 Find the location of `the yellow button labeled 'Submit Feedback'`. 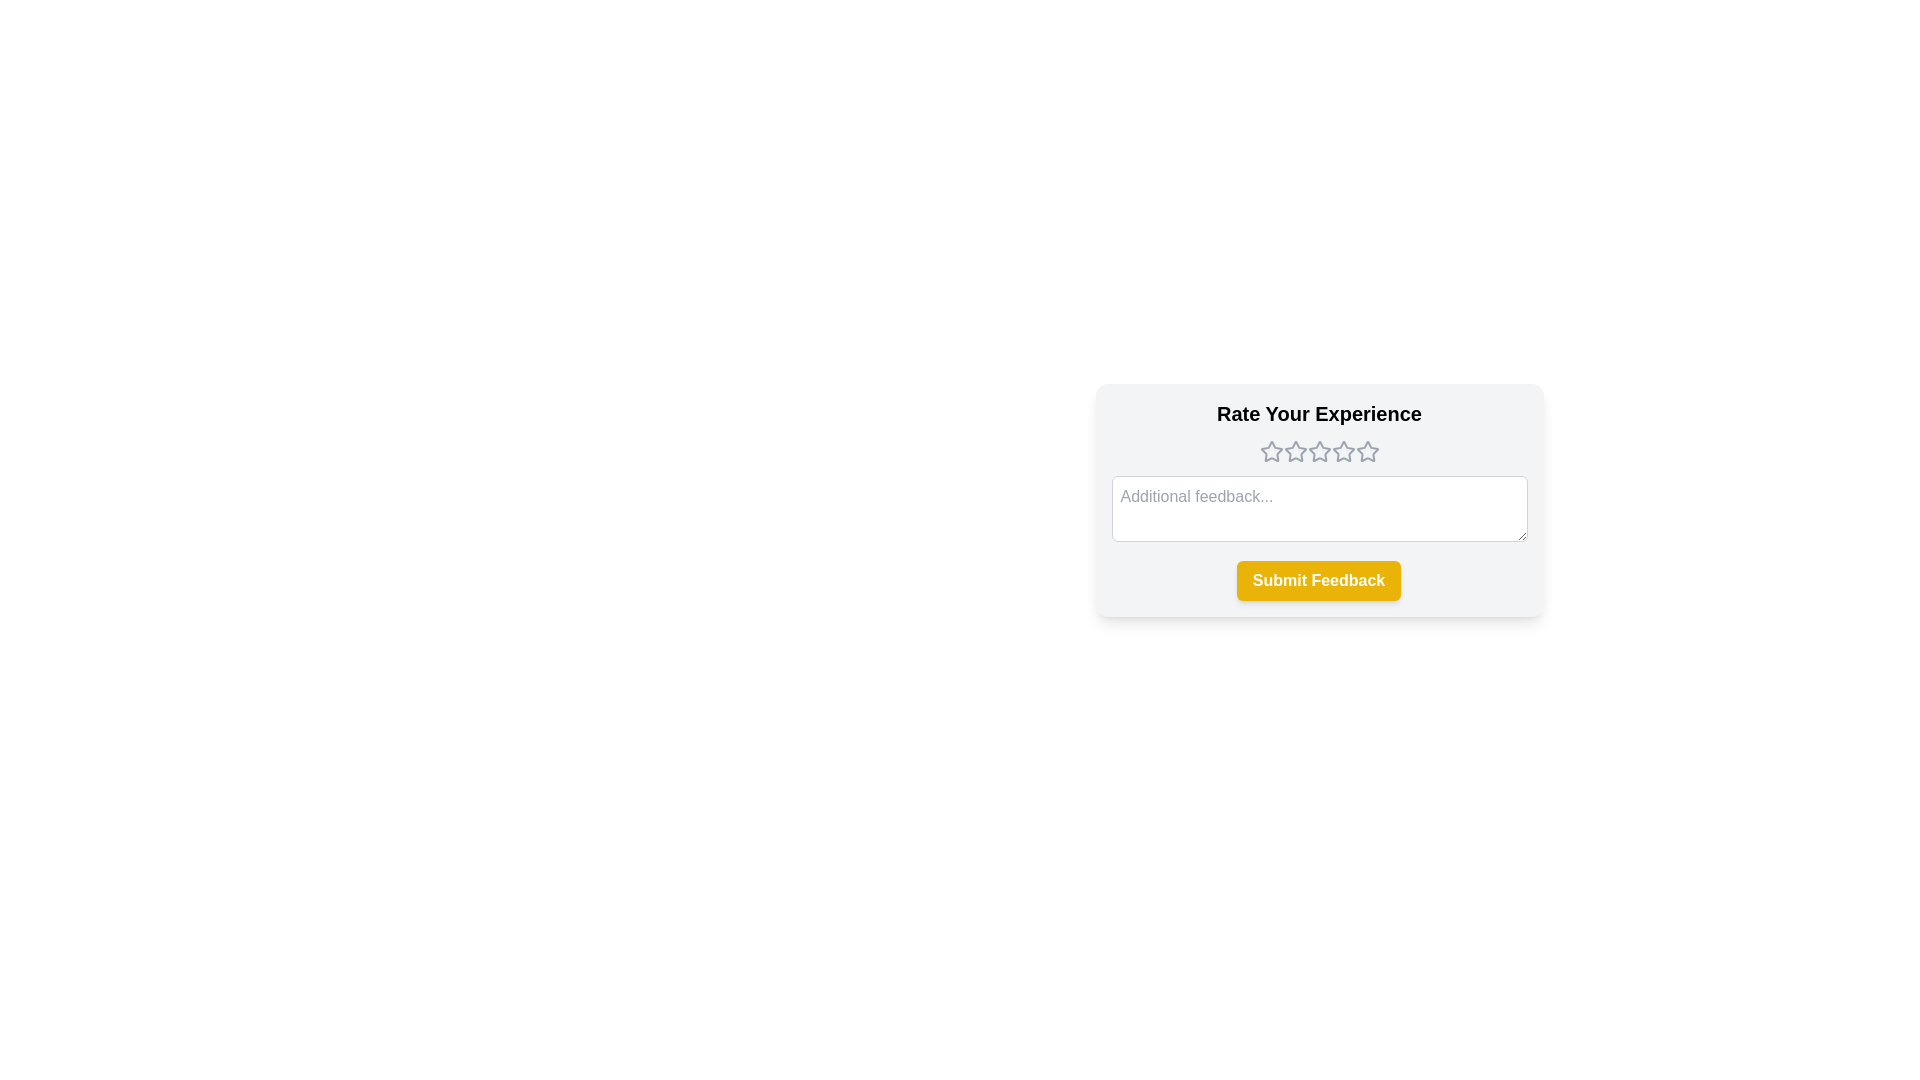

the yellow button labeled 'Submit Feedback' is located at coordinates (1319, 581).